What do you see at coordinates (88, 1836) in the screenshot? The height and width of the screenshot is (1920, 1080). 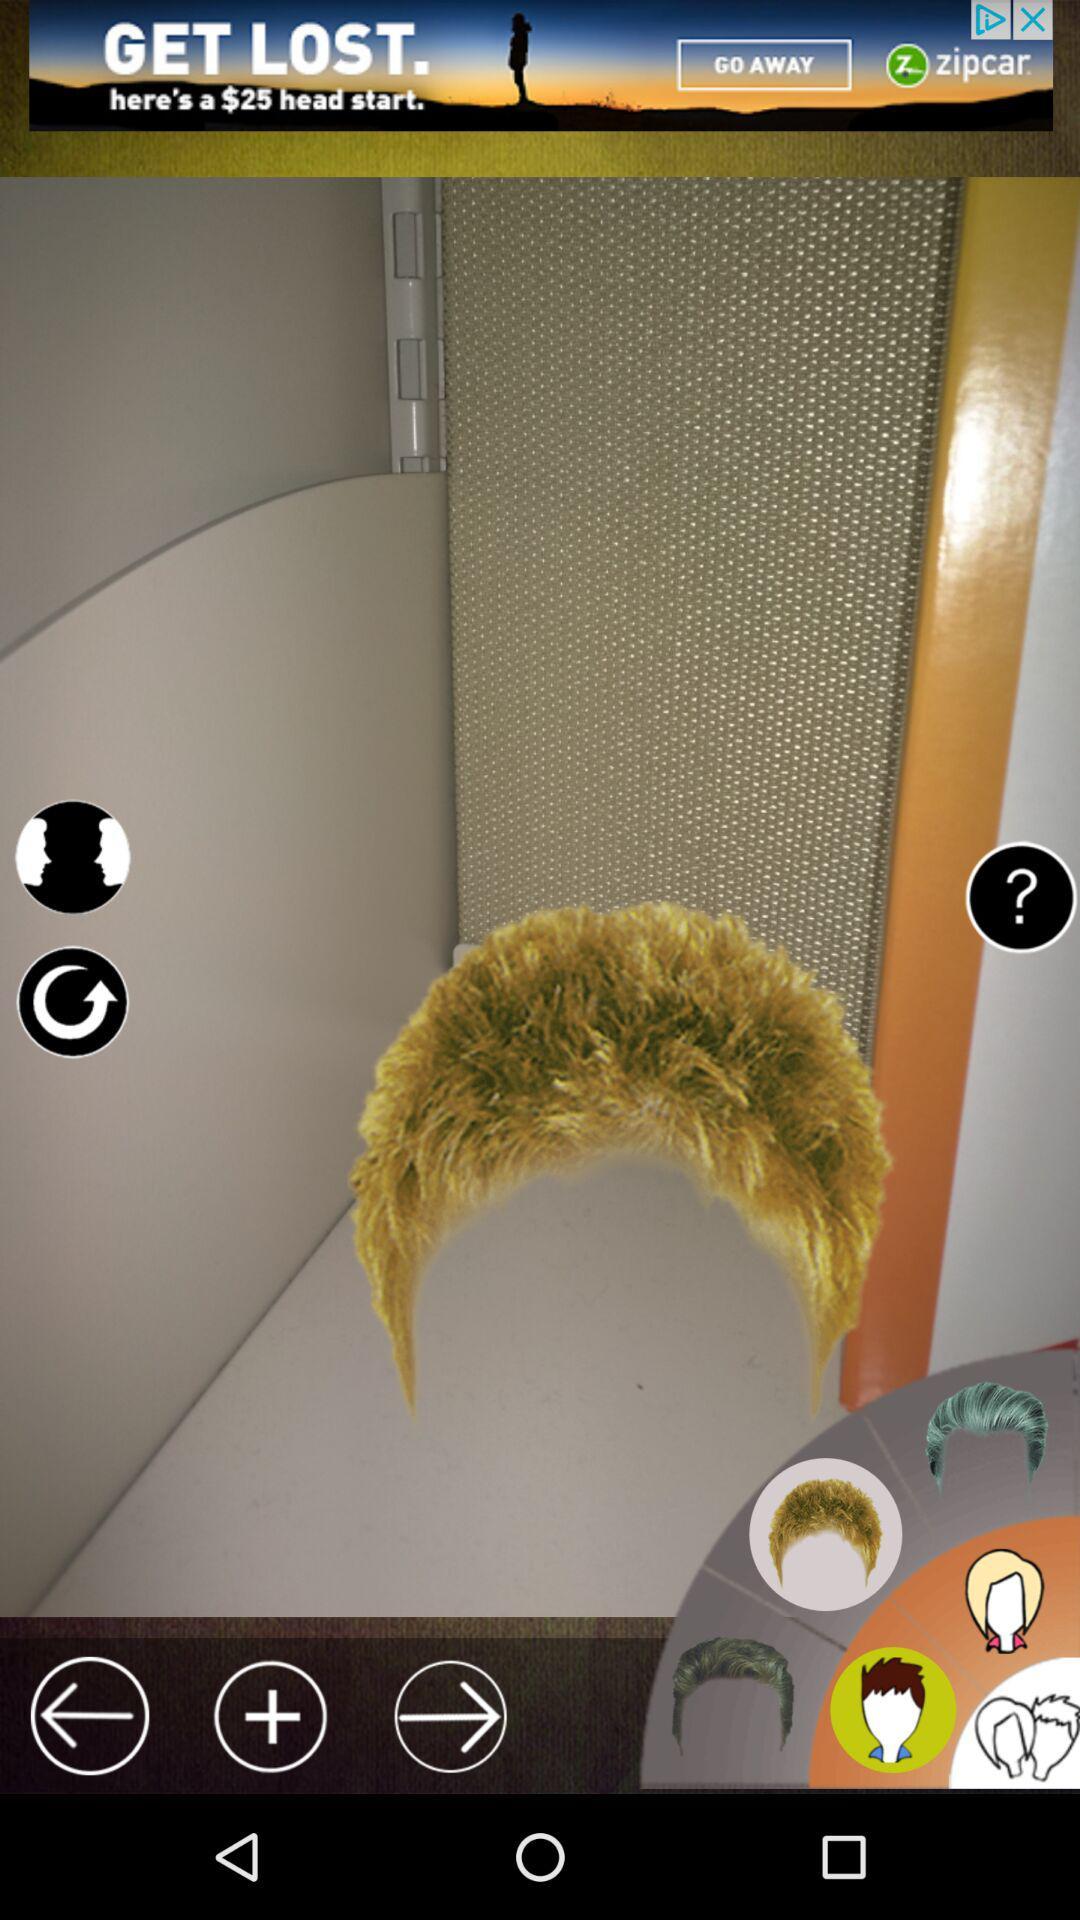 I see `the arrow_backward icon` at bounding box center [88, 1836].